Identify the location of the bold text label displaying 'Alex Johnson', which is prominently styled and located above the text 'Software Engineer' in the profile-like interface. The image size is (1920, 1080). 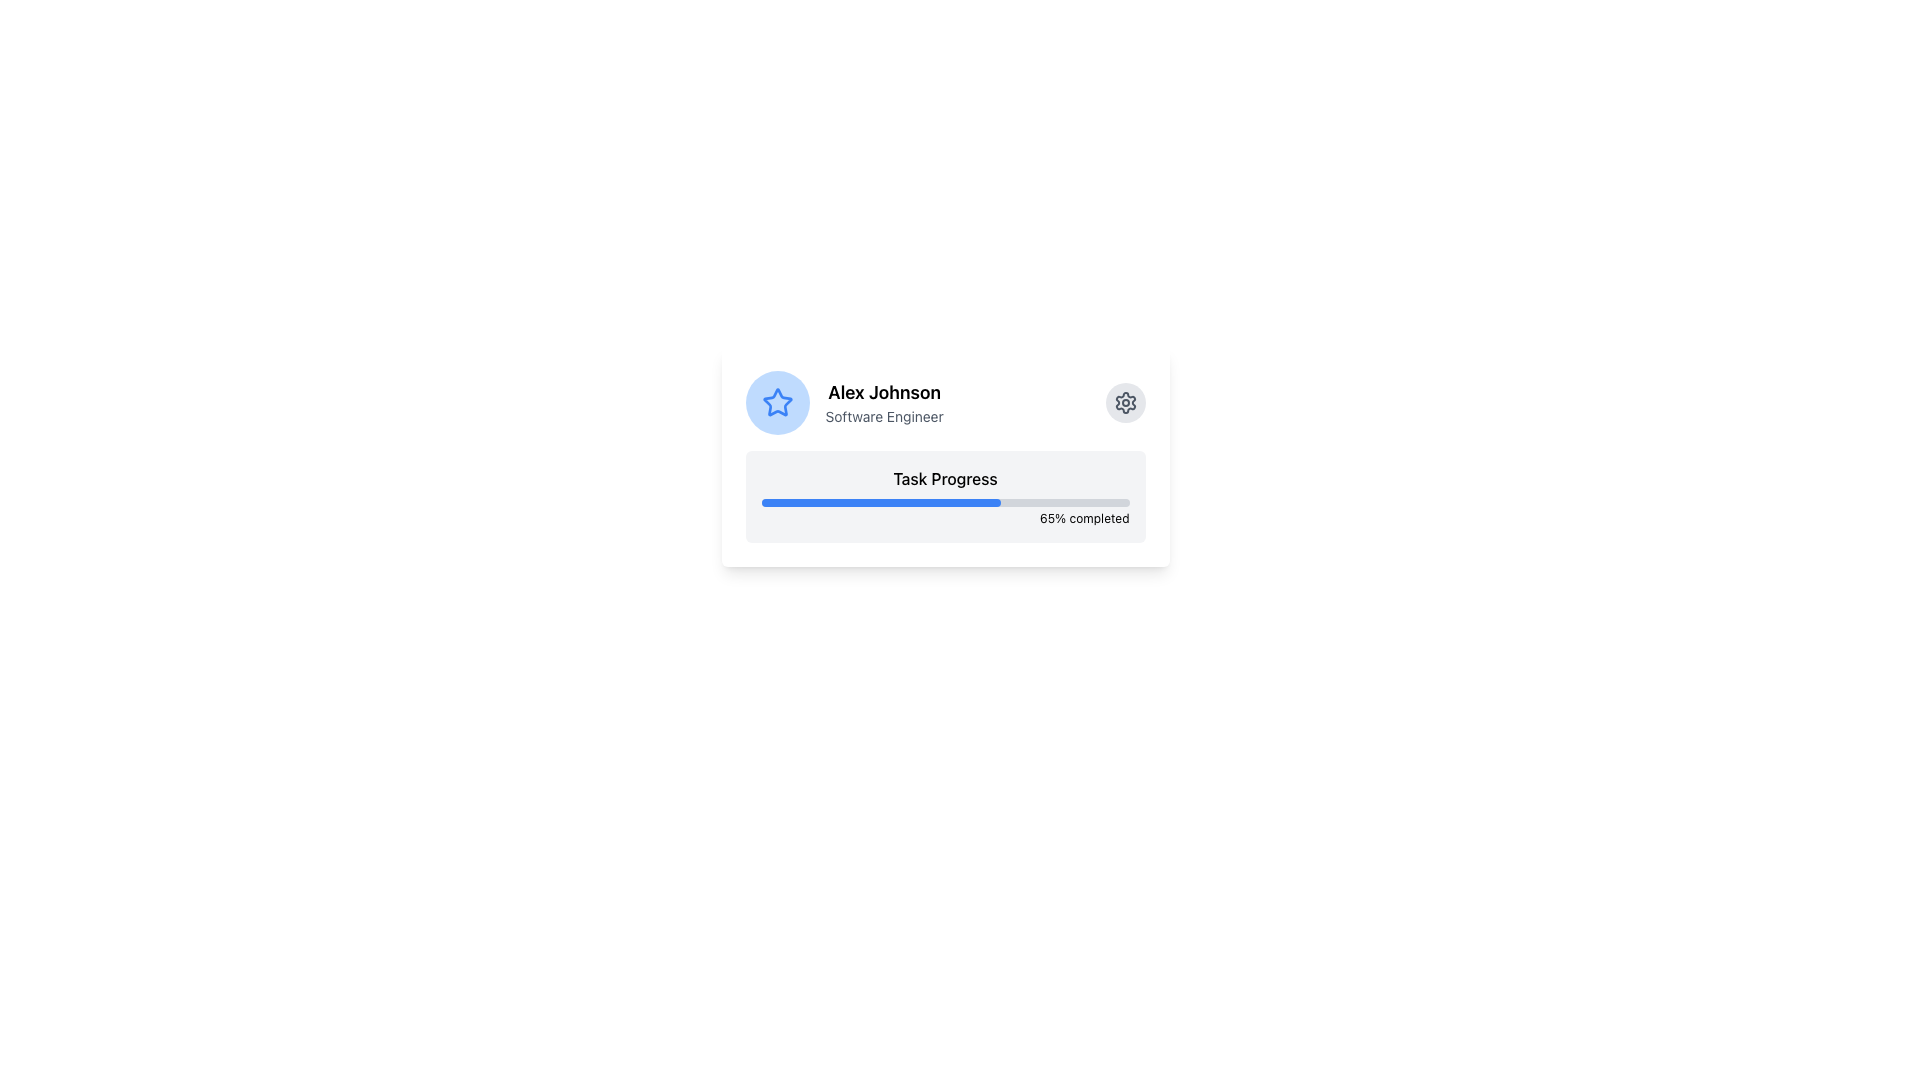
(883, 393).